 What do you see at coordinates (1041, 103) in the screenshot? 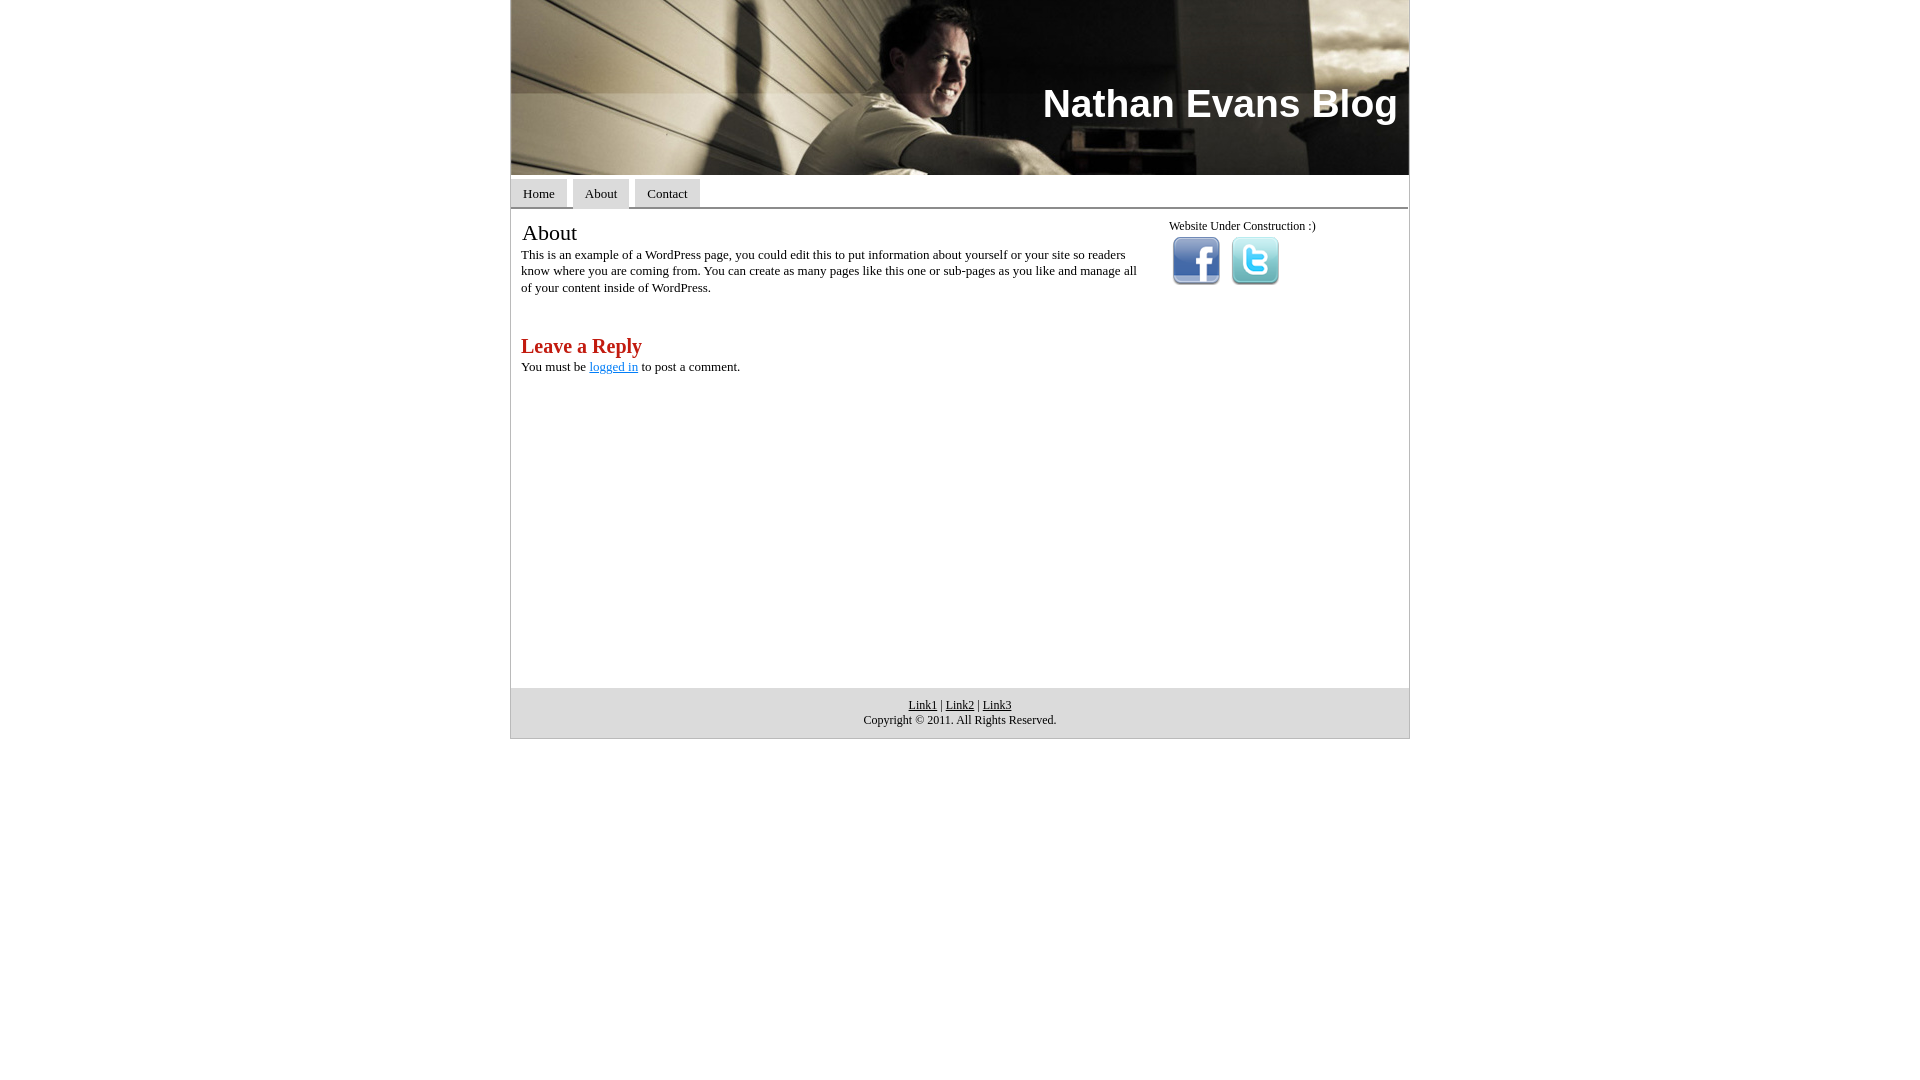
I see `'Nathan Evans Blog'` at bounding box center [1041, 103].